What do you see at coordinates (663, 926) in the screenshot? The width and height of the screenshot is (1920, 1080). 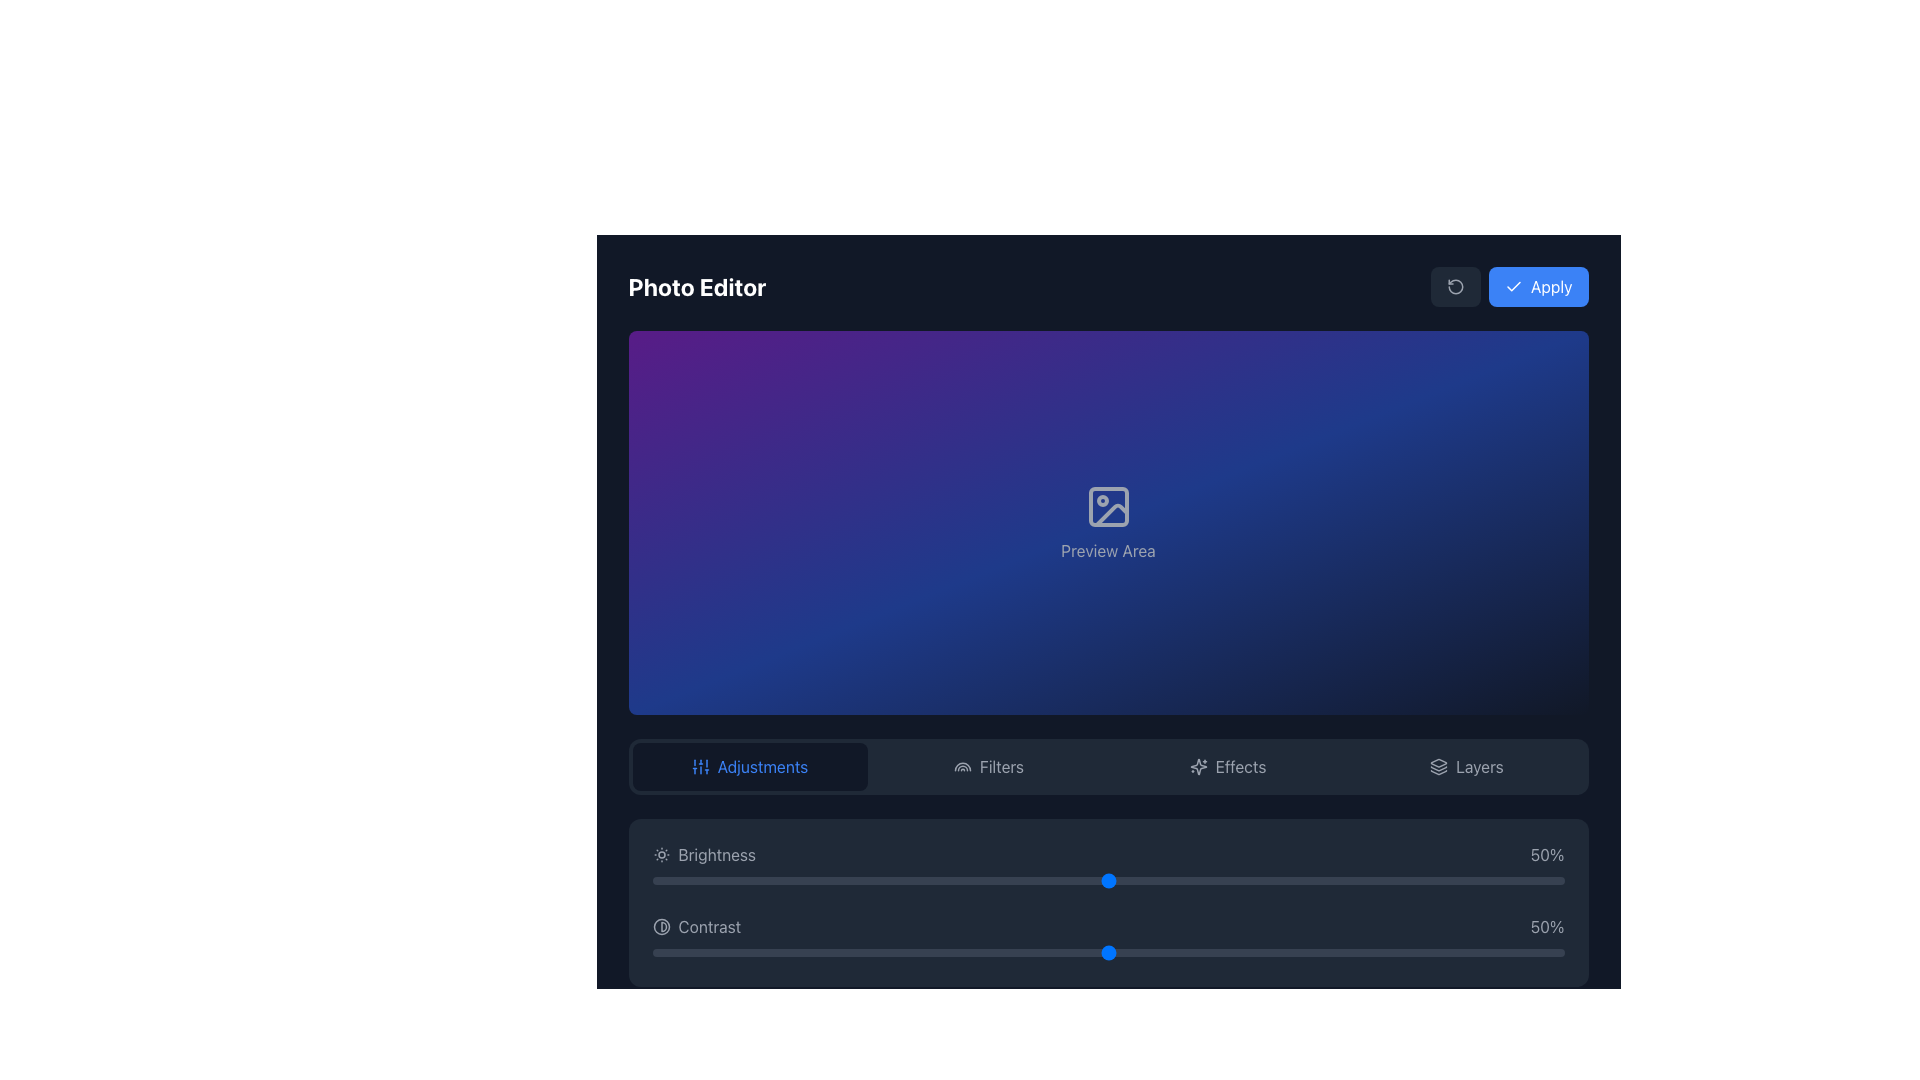 I see `the contrast adjustment icon located to the left of the 'Contrast' label in the 'Adjustments' tab` at bounding box center [663, 926].